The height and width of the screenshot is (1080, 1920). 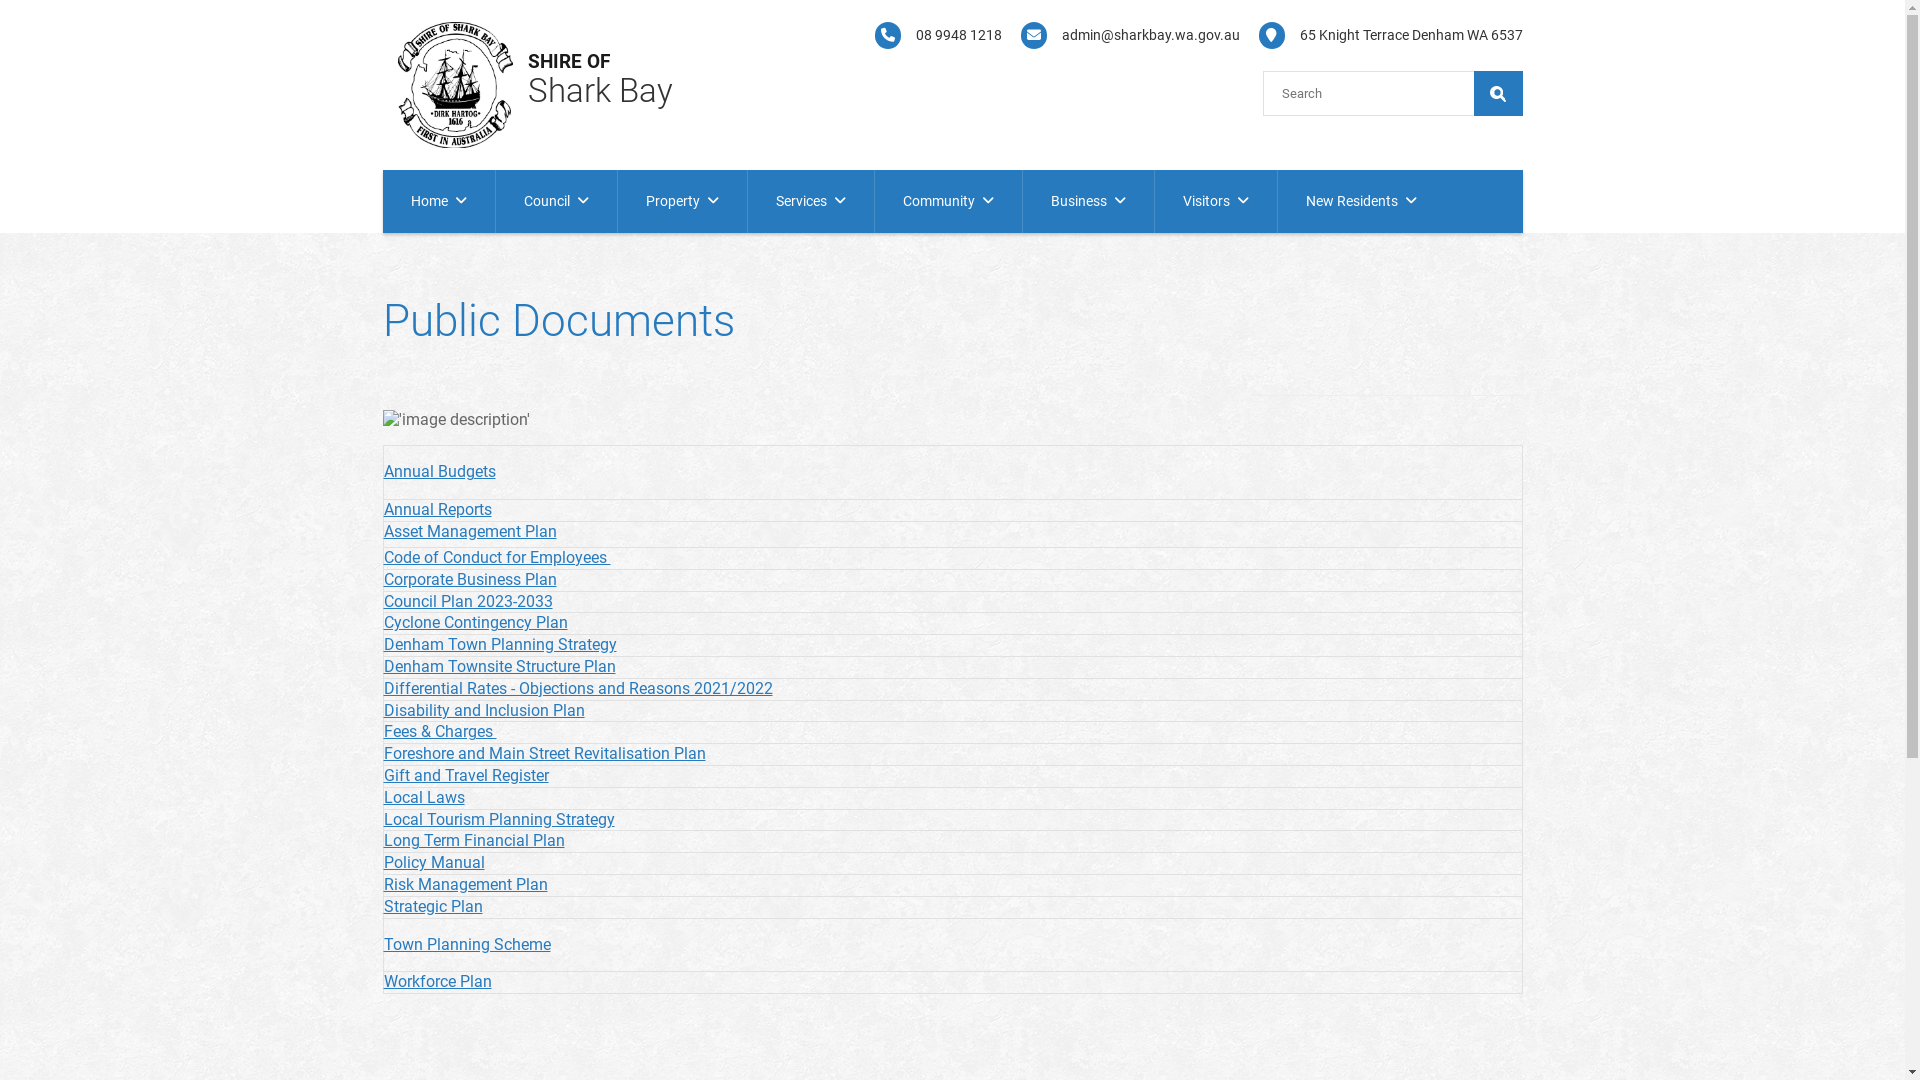 I want to click on '08 9948 1218', so click(x=930, y=35).